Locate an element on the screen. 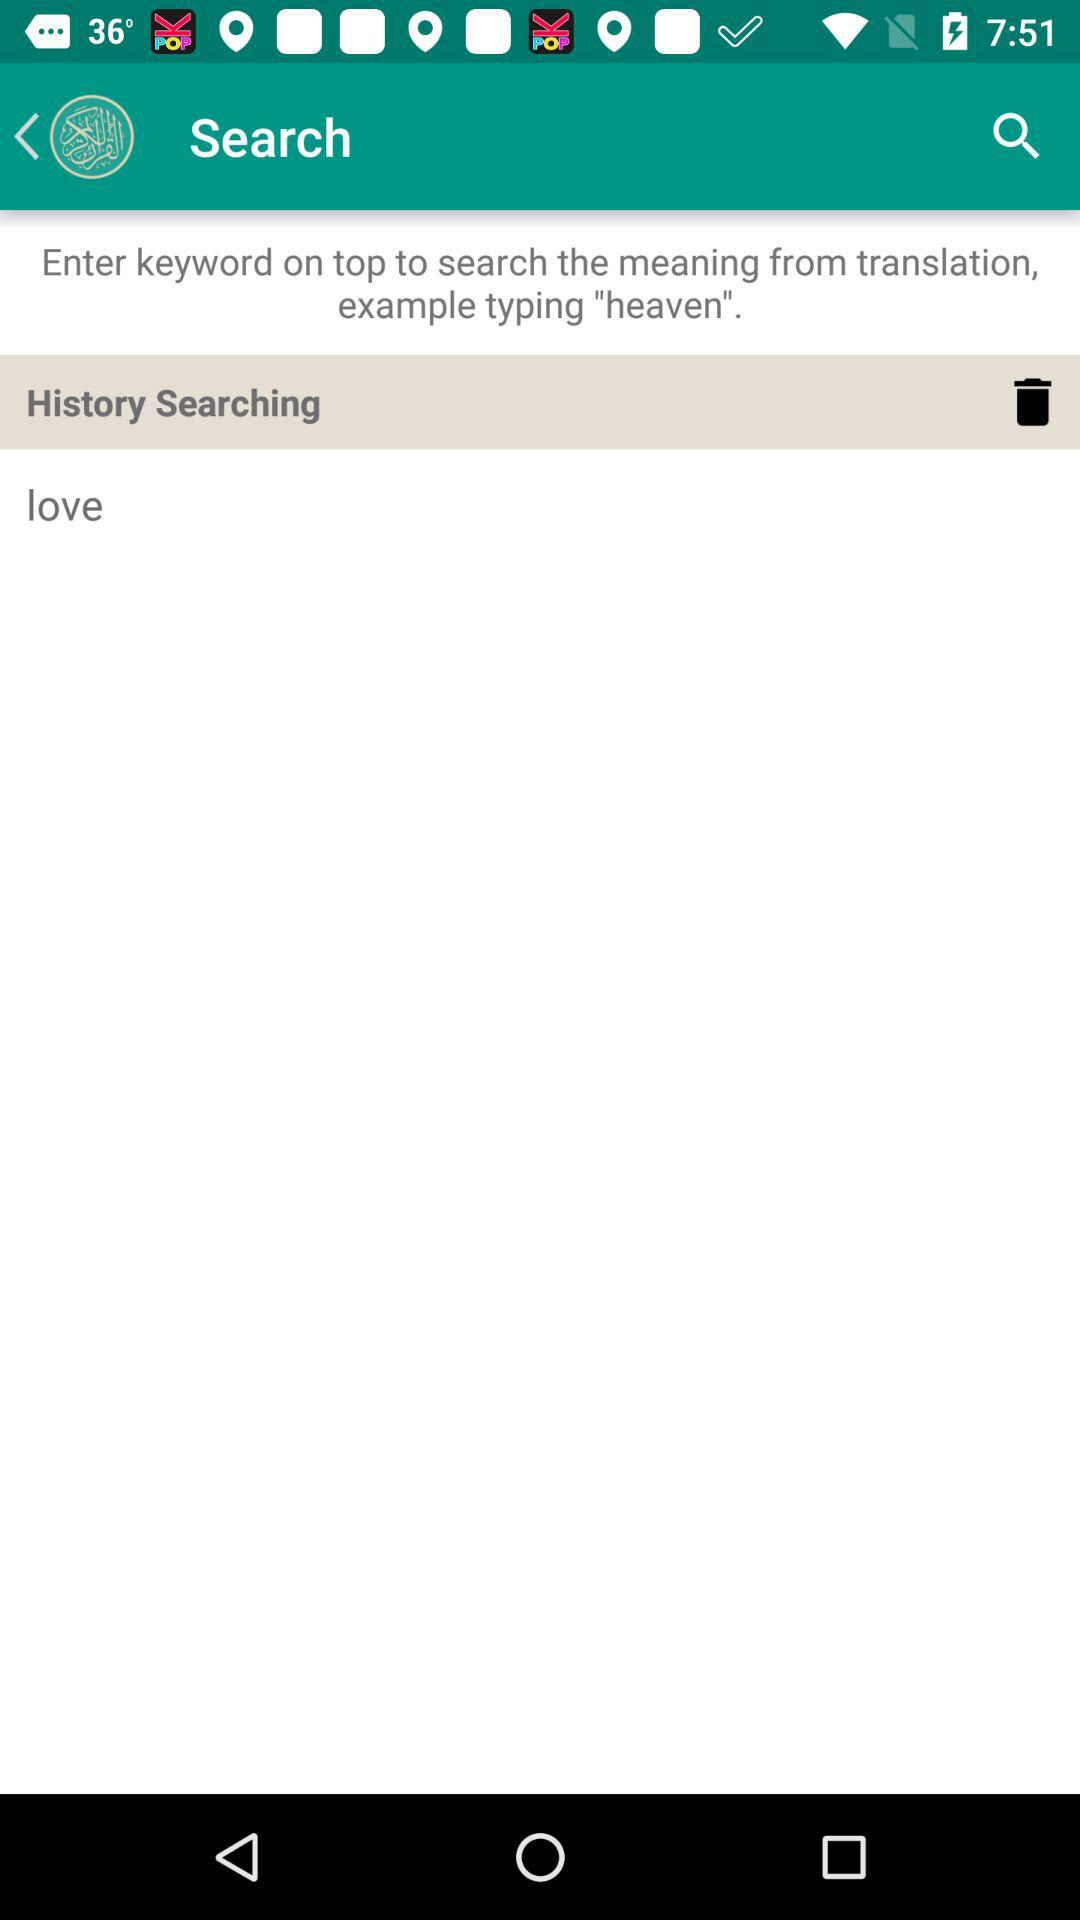  delete history searching is located at coordinates (1032, 401).